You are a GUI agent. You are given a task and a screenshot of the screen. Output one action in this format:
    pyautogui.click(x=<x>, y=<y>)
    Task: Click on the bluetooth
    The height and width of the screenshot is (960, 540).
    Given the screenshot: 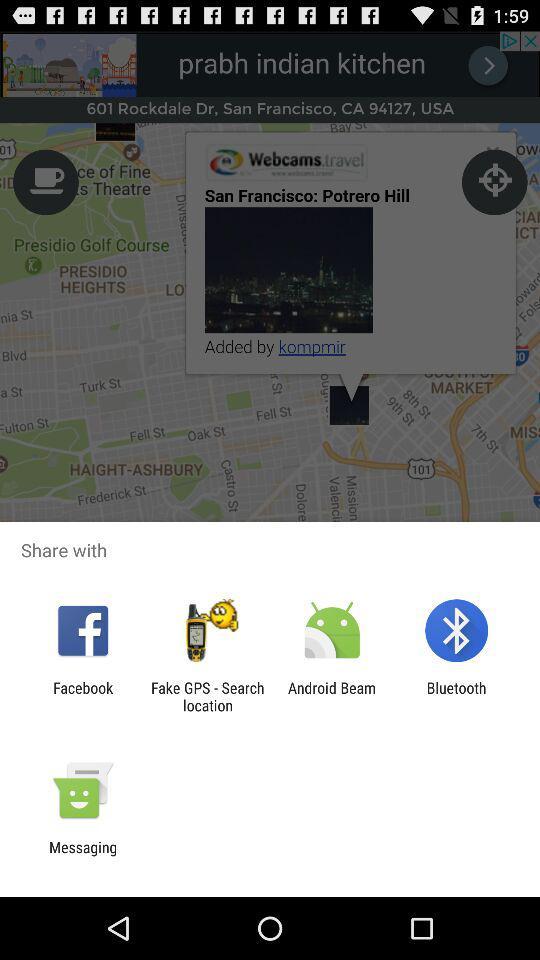 What is the action you would take?
    pyautogui.click(x=456, y=696)
    